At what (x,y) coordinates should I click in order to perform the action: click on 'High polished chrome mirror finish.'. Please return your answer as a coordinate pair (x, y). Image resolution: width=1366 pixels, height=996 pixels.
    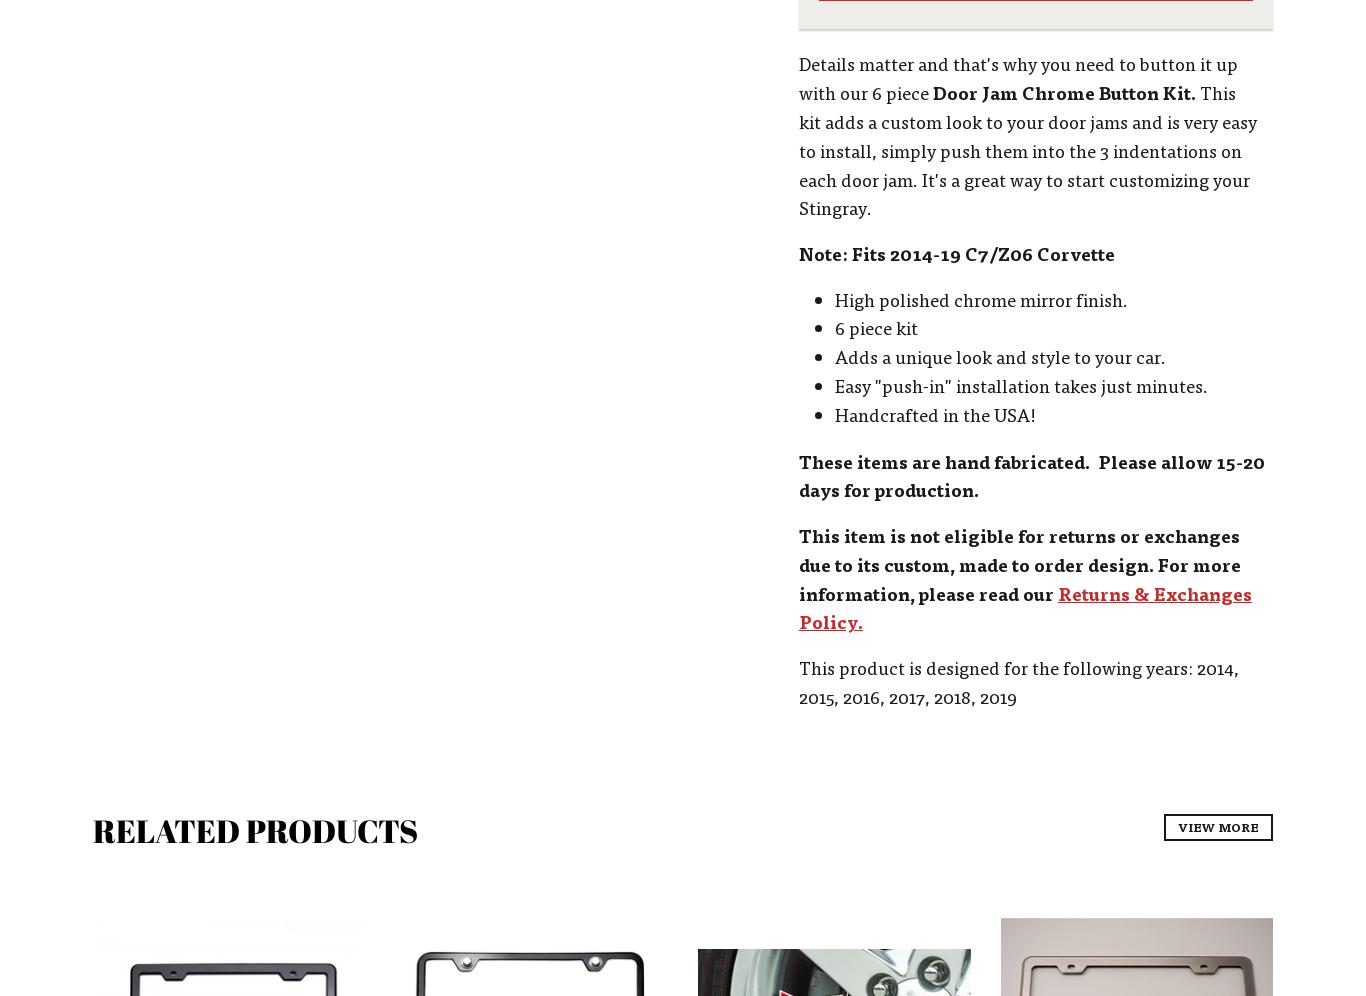
    Looking at the image, I should click on (832, 297).